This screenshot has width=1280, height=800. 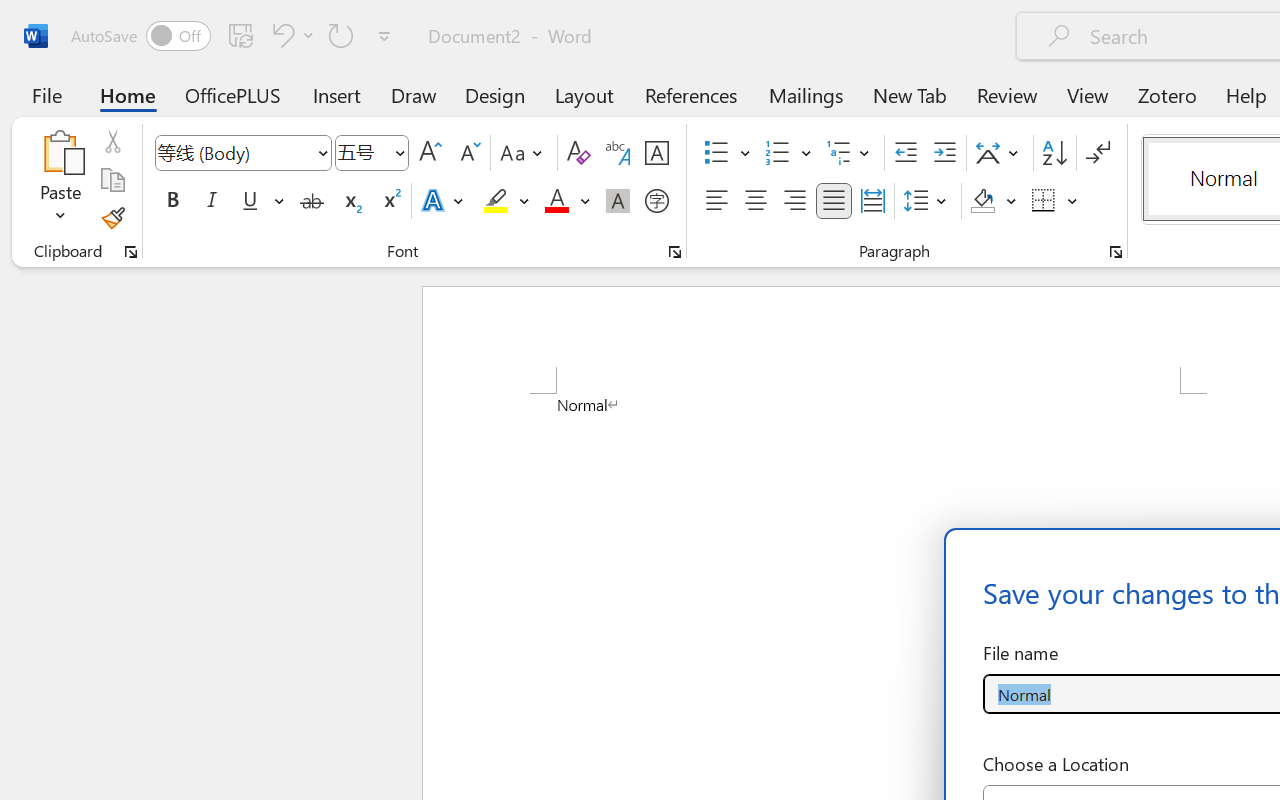 I want to click on 'Layout', so click(x=583, y=94).